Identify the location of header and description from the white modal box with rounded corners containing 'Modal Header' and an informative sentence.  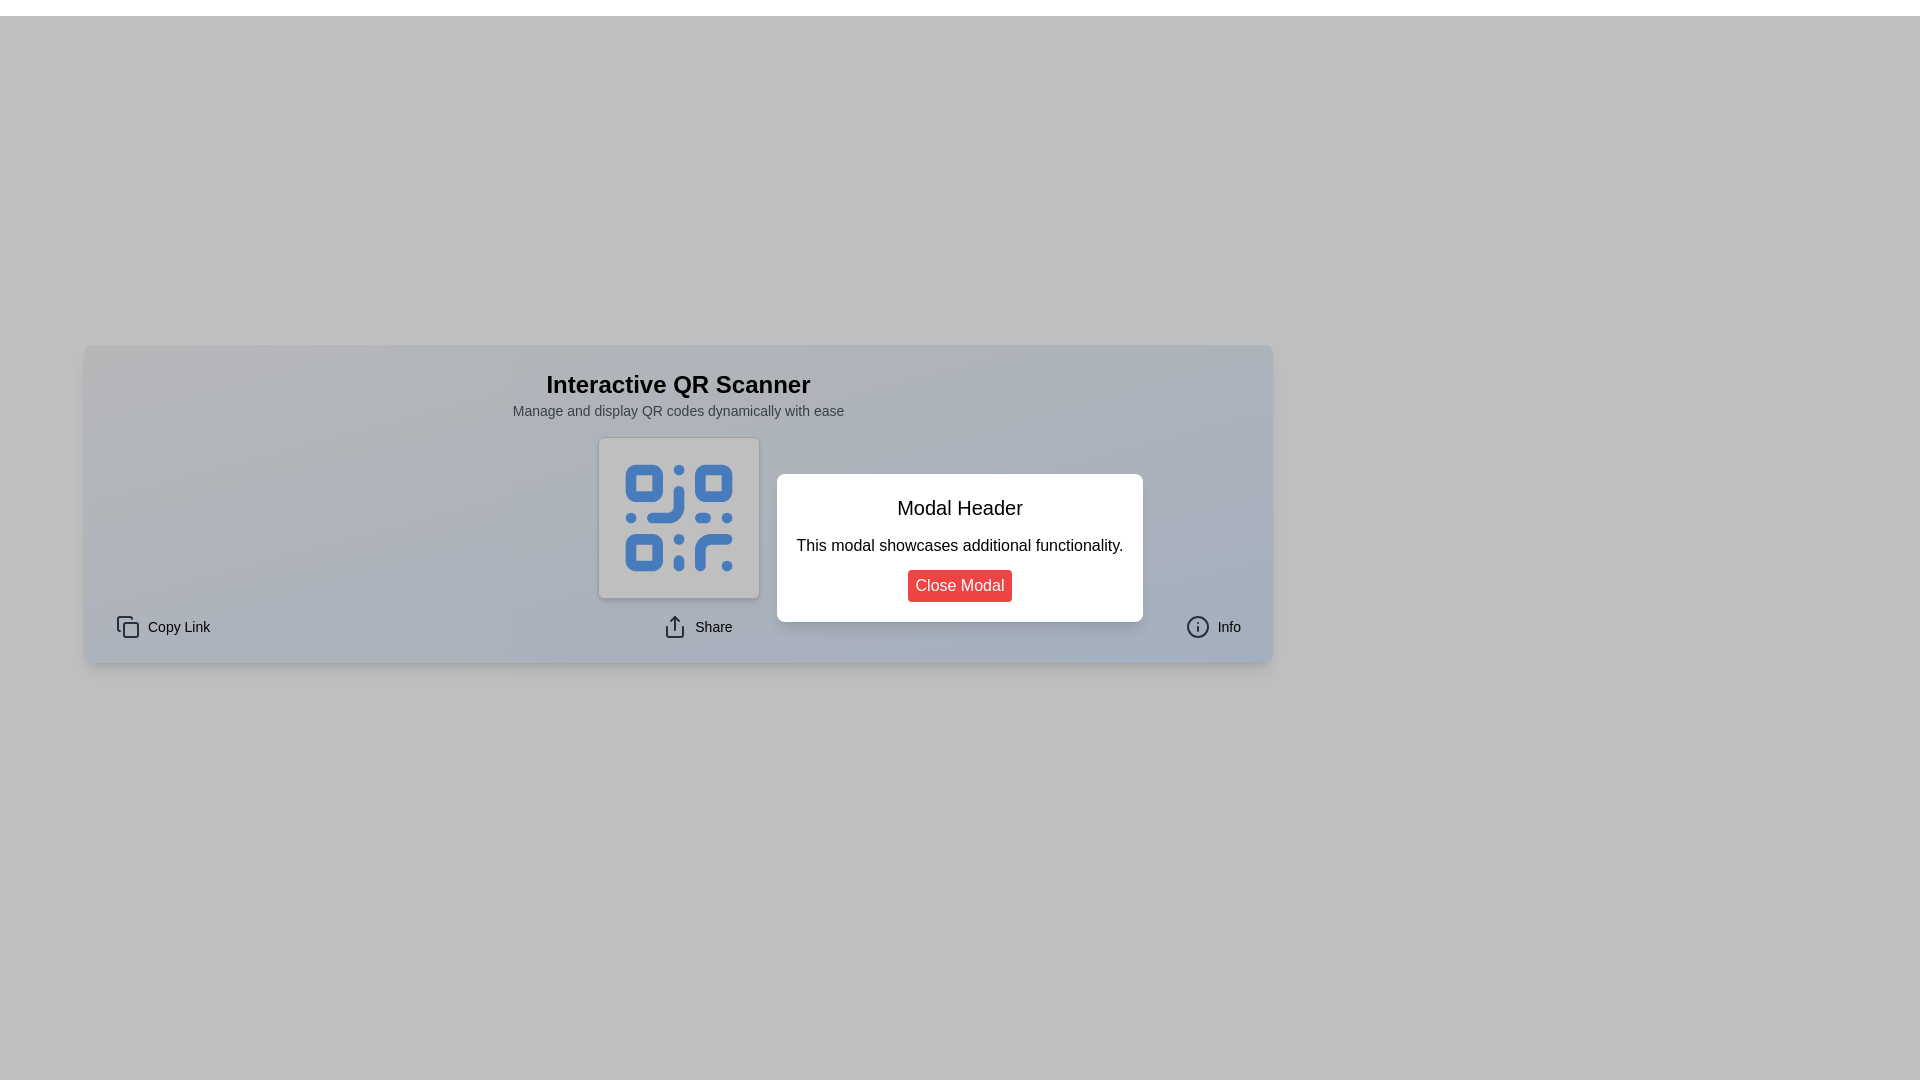
(960, 547).